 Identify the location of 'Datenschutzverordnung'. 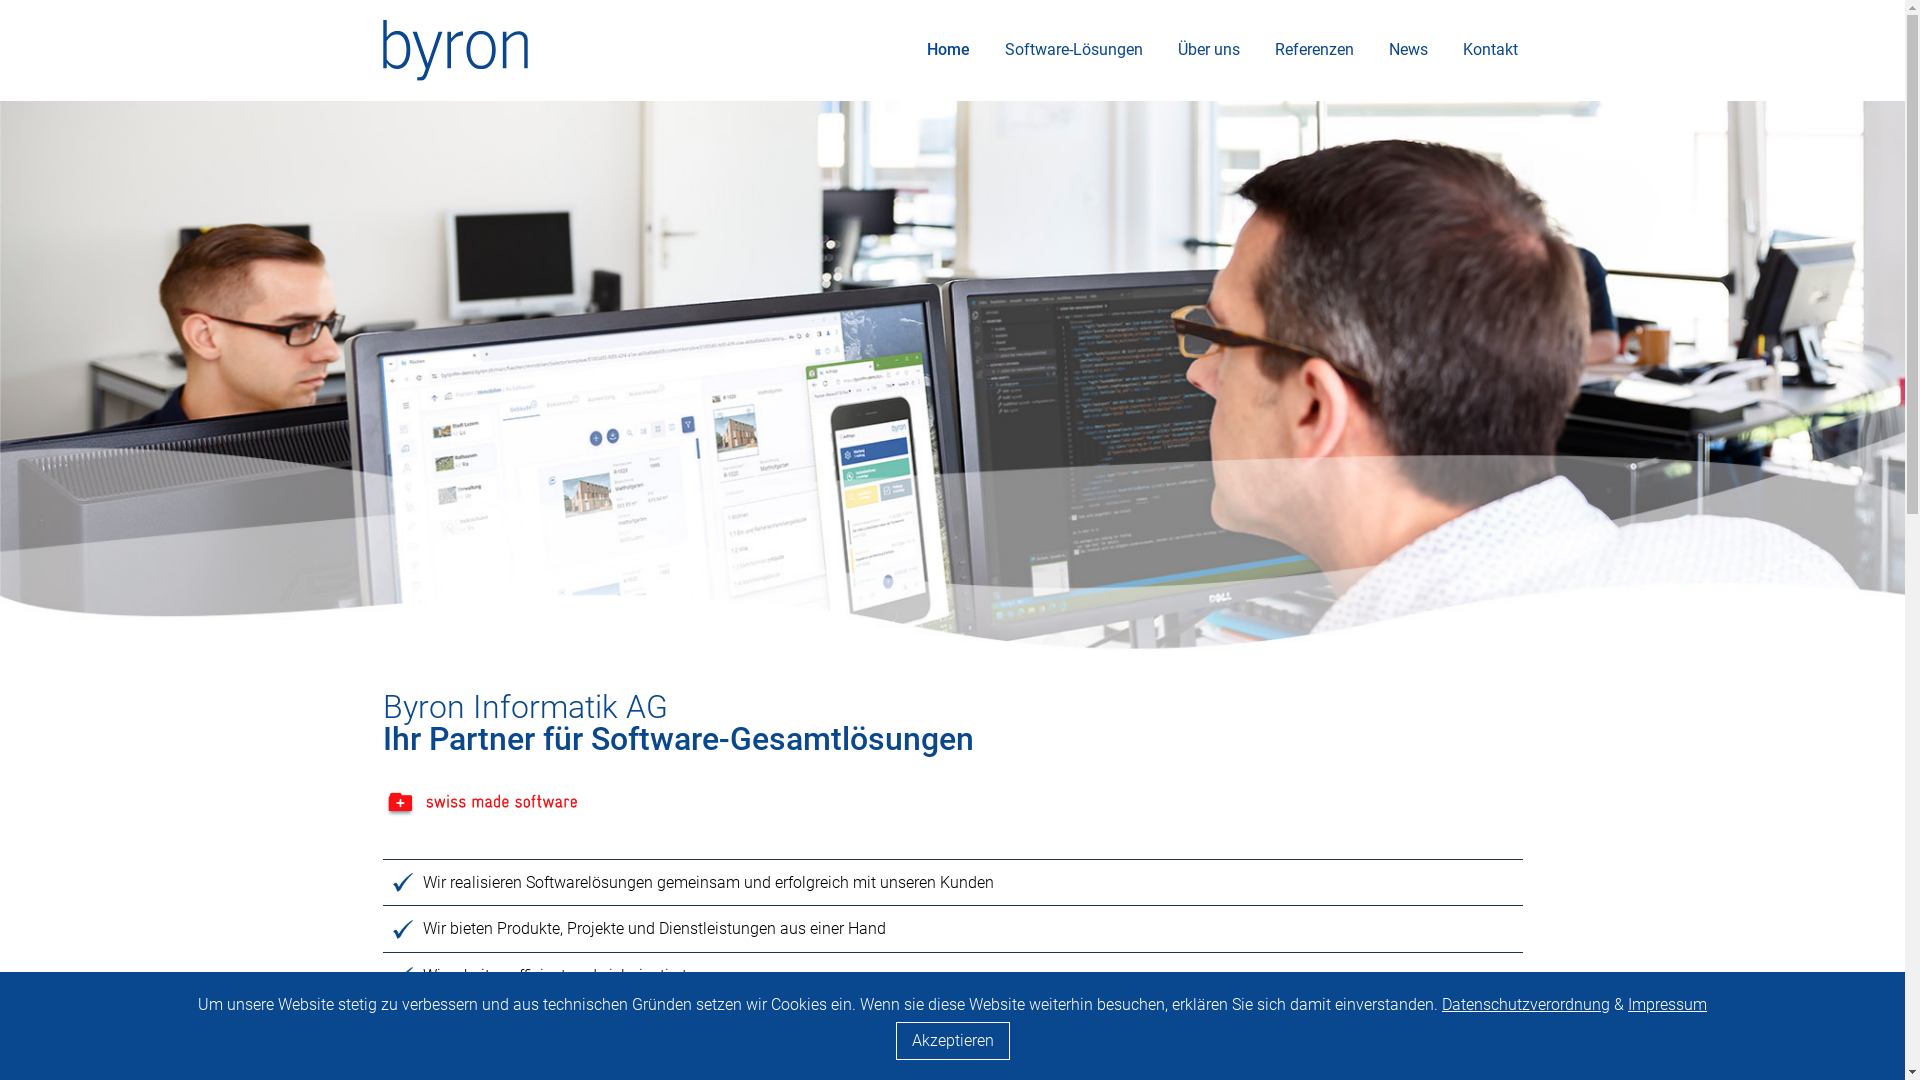
(1525, 1004).